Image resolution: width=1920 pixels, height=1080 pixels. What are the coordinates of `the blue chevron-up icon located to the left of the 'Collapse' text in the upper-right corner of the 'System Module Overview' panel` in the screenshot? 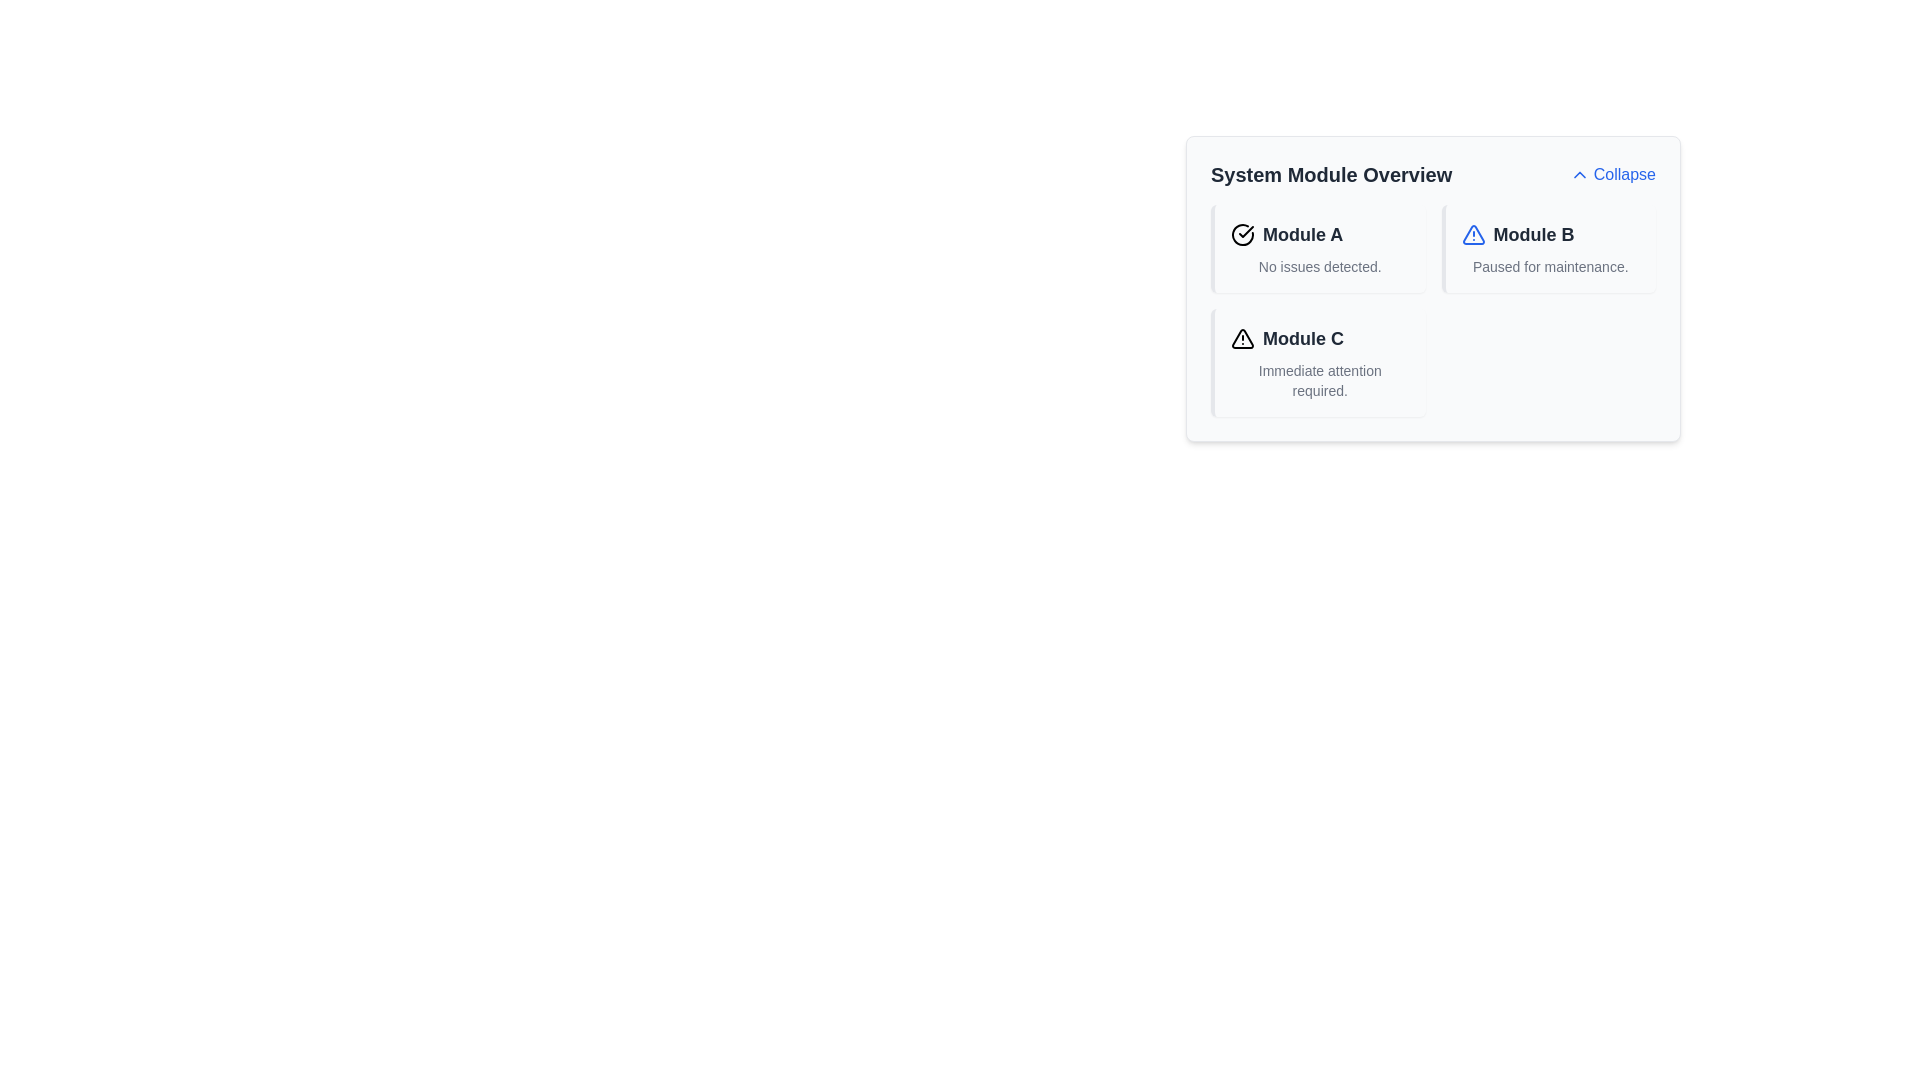 It's located at (1578, 173).